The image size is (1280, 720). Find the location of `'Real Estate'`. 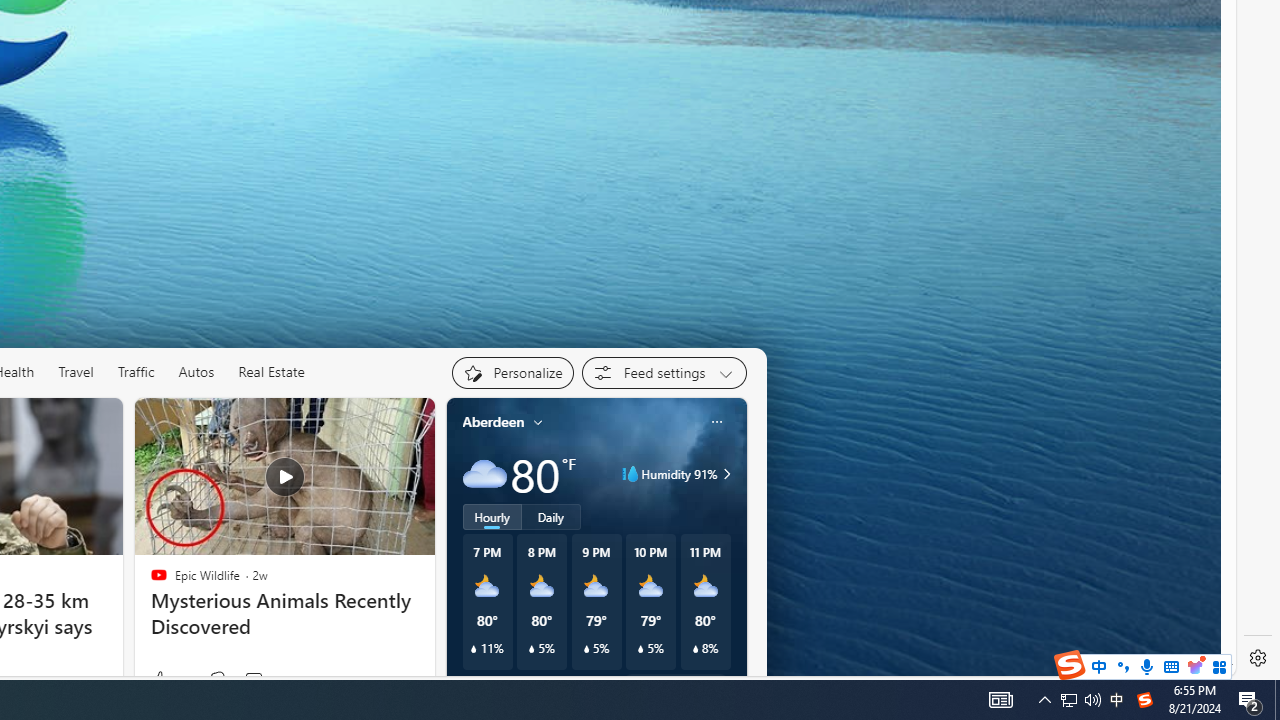

'Real Estate' is located at coordinates (270, 371).